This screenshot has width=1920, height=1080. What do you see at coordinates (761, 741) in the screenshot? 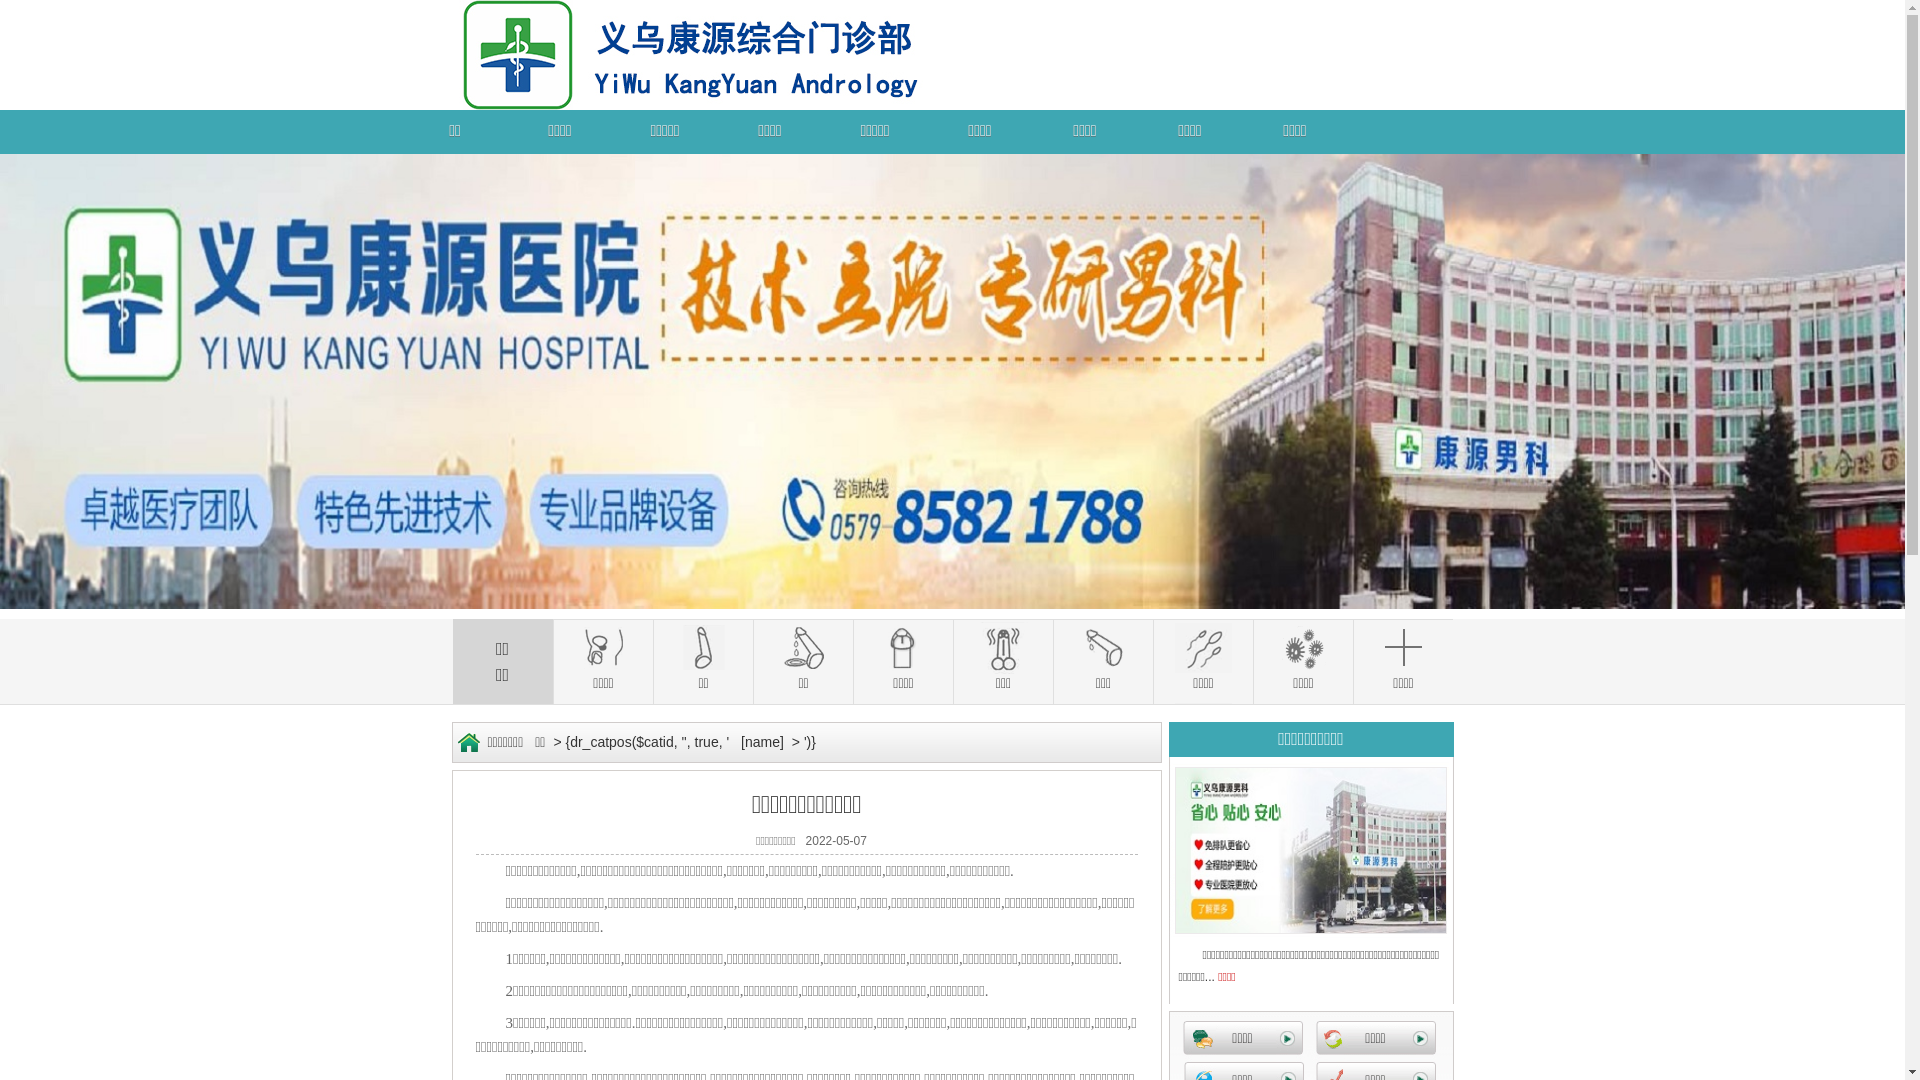
I see `'[name]'` at bounding box center [761, 741].